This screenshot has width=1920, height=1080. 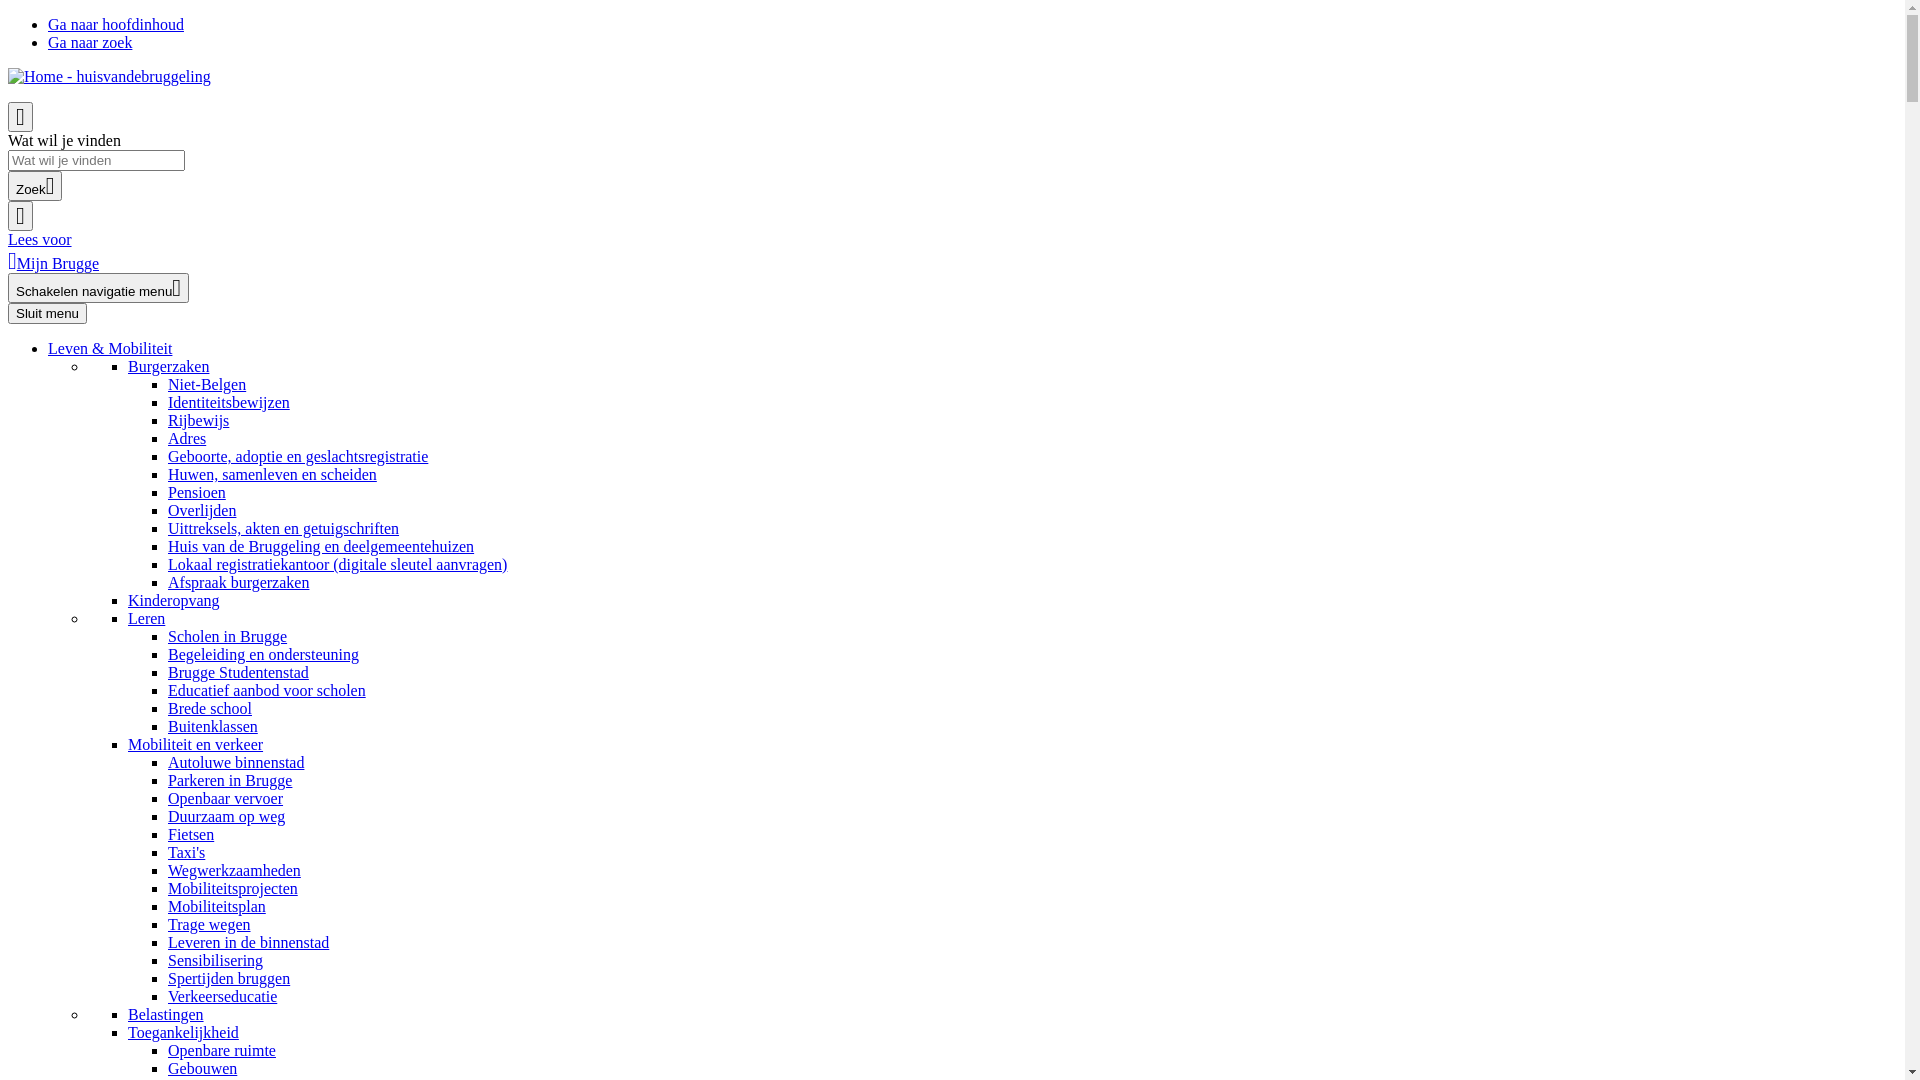 I want to click on 'Begeleiding en ondersteuning', so click(x=168, y=654).